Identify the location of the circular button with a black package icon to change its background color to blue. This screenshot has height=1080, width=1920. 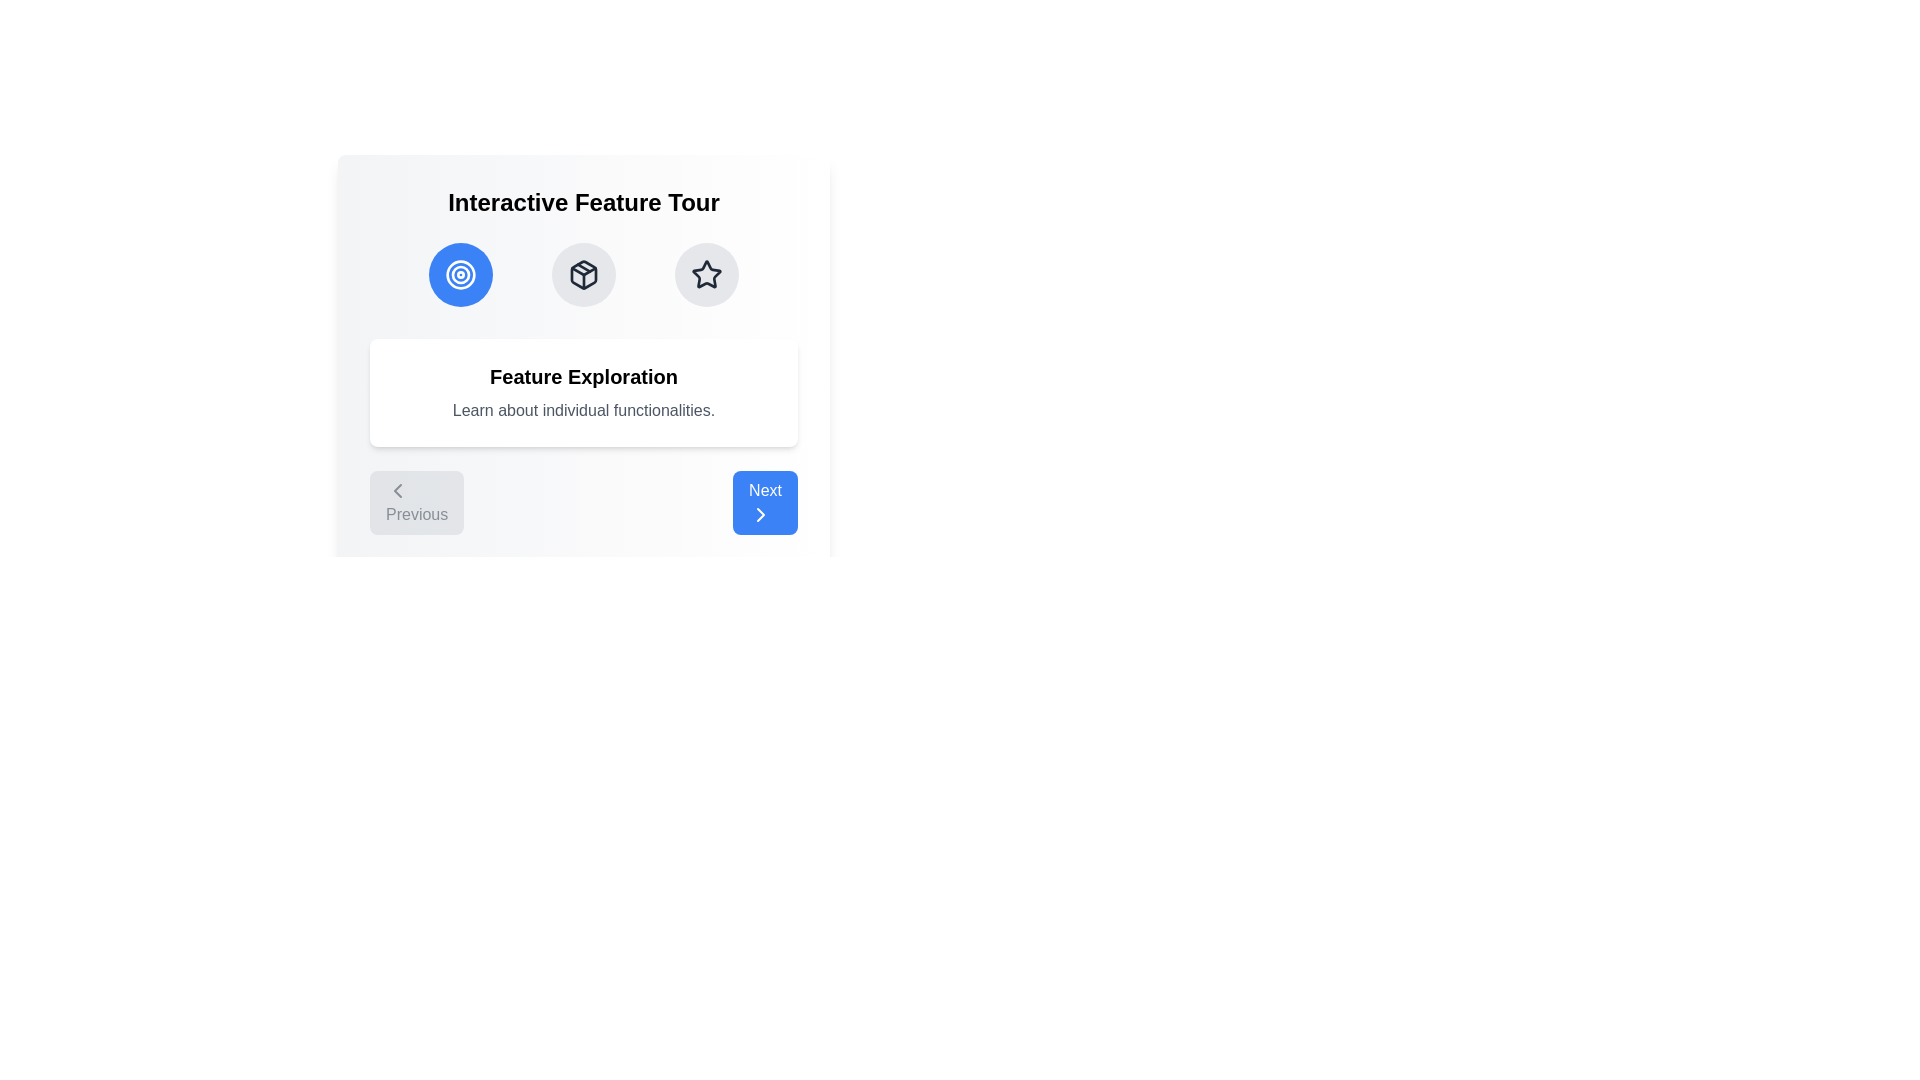
(583, 274).